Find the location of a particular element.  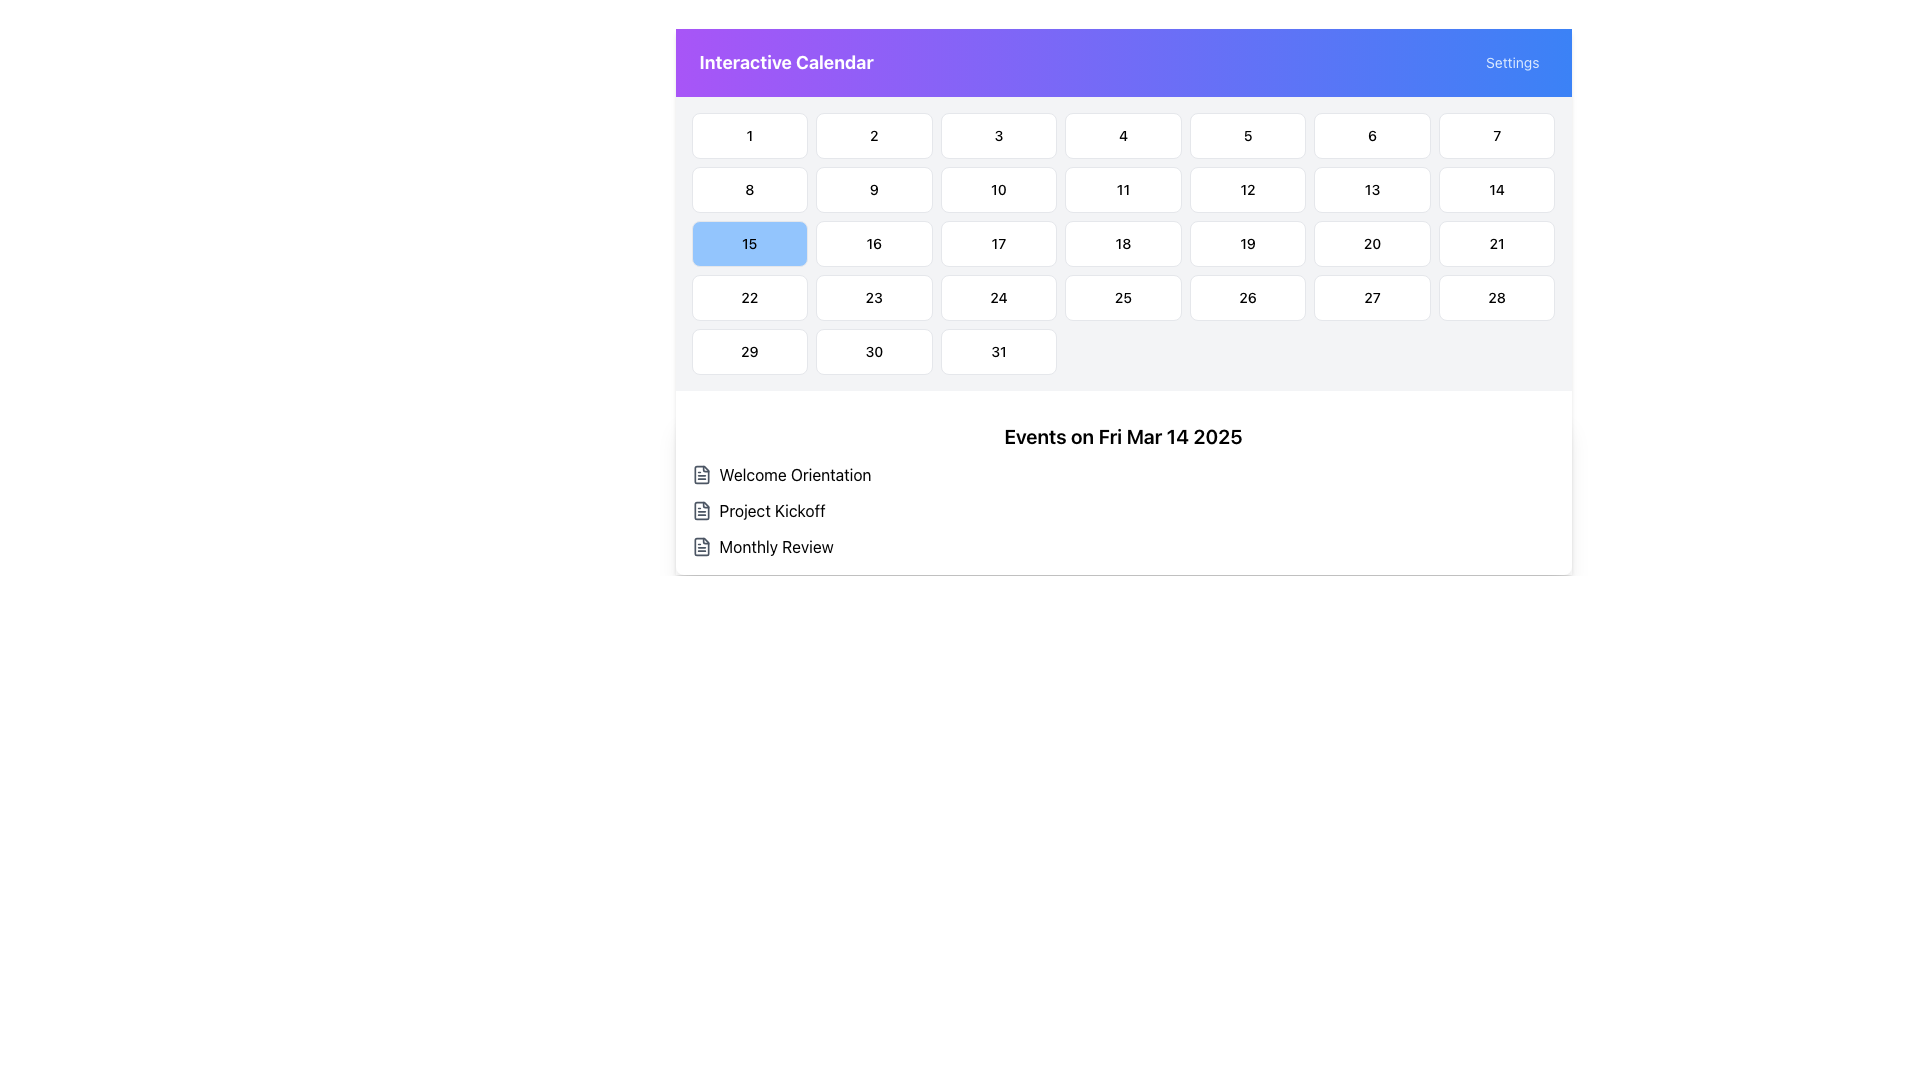

the Calendar day cell displaying the number '11', which is styled with a white background and rounded corners, located in the grid of the Interactive Calendar is located at coordinates (1123, 189).